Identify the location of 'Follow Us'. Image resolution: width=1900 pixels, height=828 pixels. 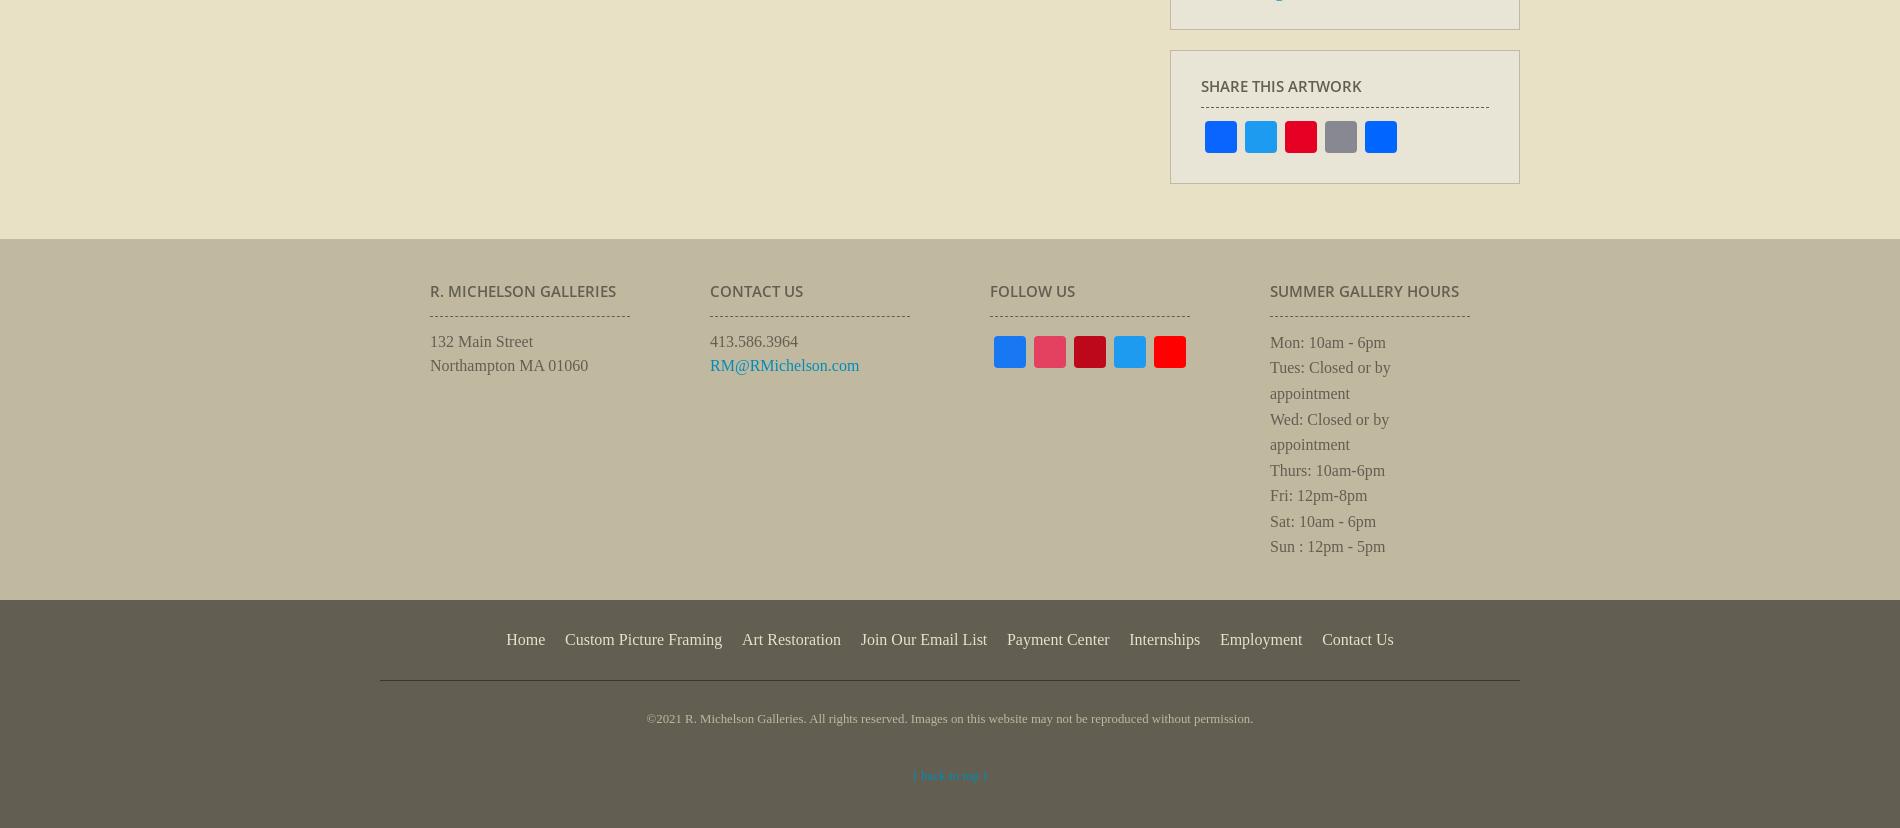
(1032, 290).